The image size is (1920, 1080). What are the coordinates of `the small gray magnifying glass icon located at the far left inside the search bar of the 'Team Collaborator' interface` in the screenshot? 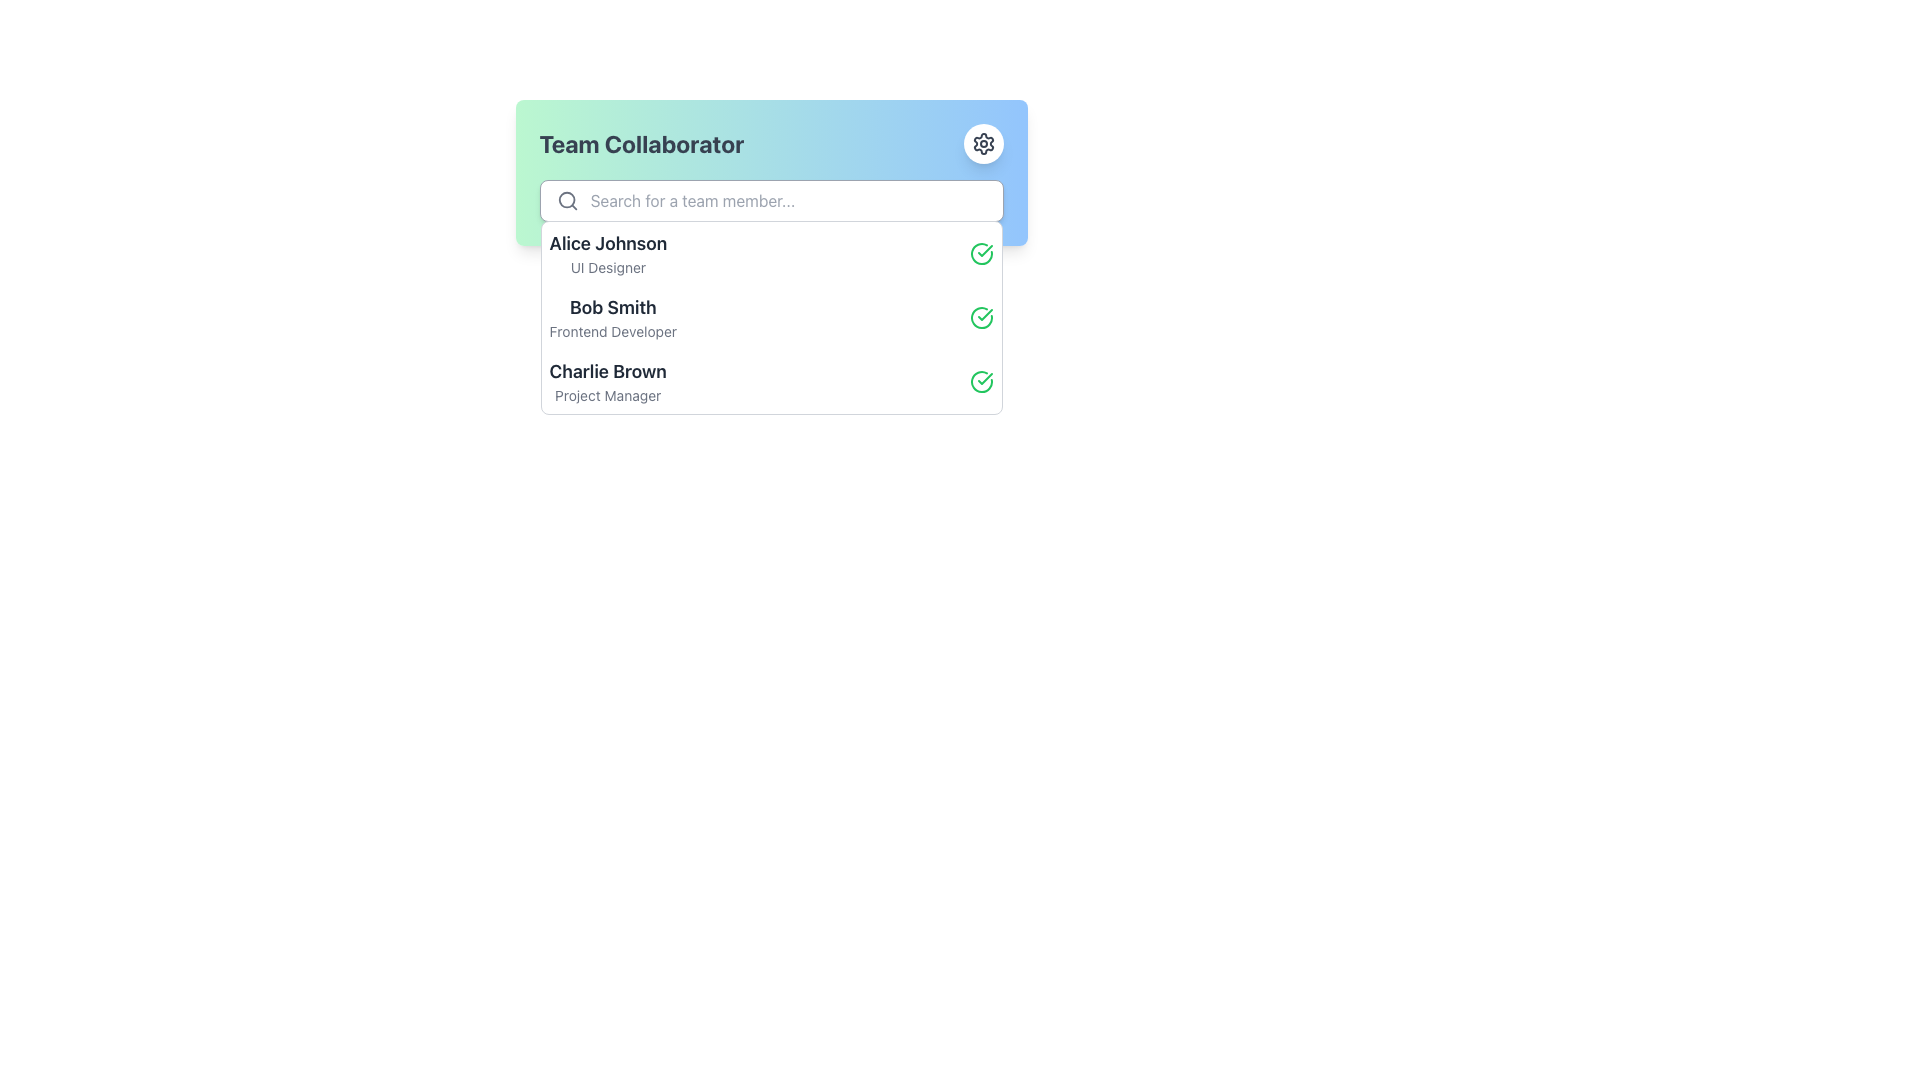 It's located at (566, 200).